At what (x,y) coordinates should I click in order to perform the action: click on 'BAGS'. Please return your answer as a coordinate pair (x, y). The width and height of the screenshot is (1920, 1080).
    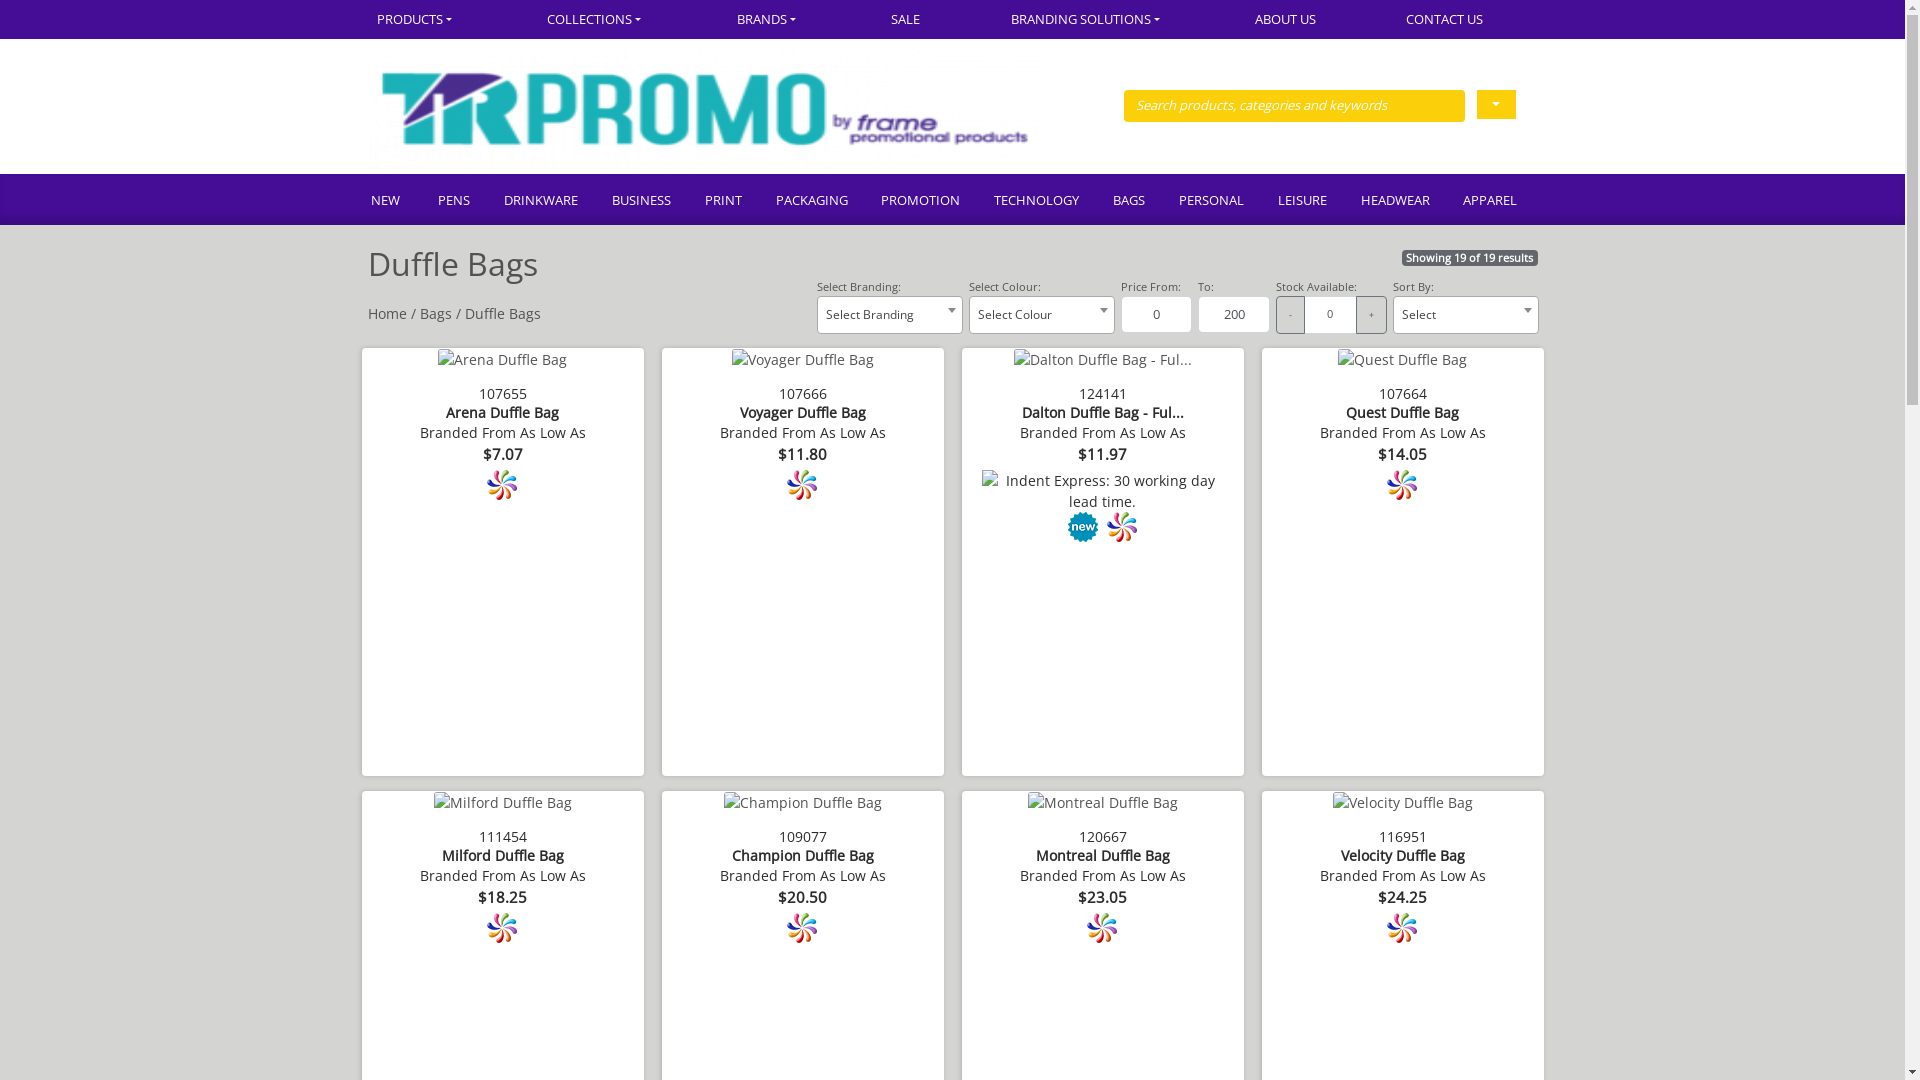
    Looking at the image, I should click on (1128, 201).